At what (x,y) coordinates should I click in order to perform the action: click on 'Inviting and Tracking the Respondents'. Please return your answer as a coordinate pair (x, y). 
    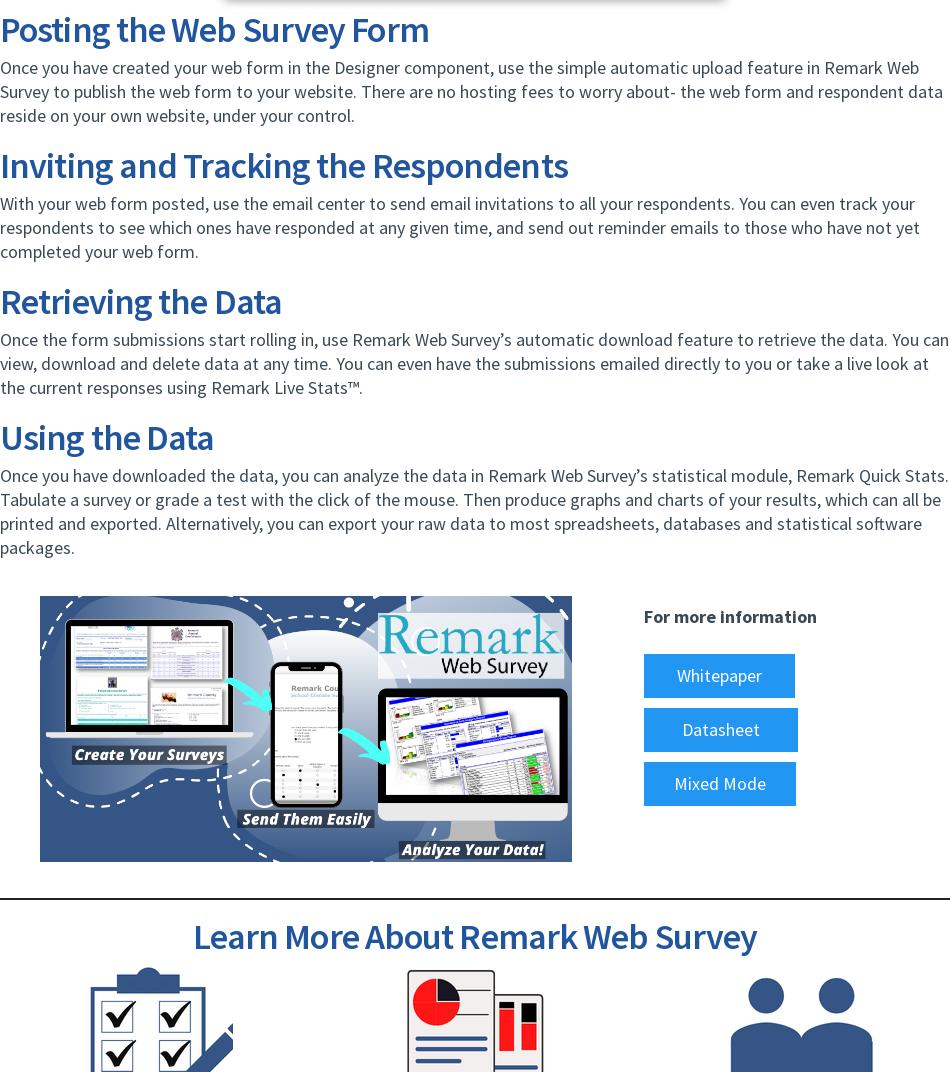
    Looking at the image, I should click on (282, 164).